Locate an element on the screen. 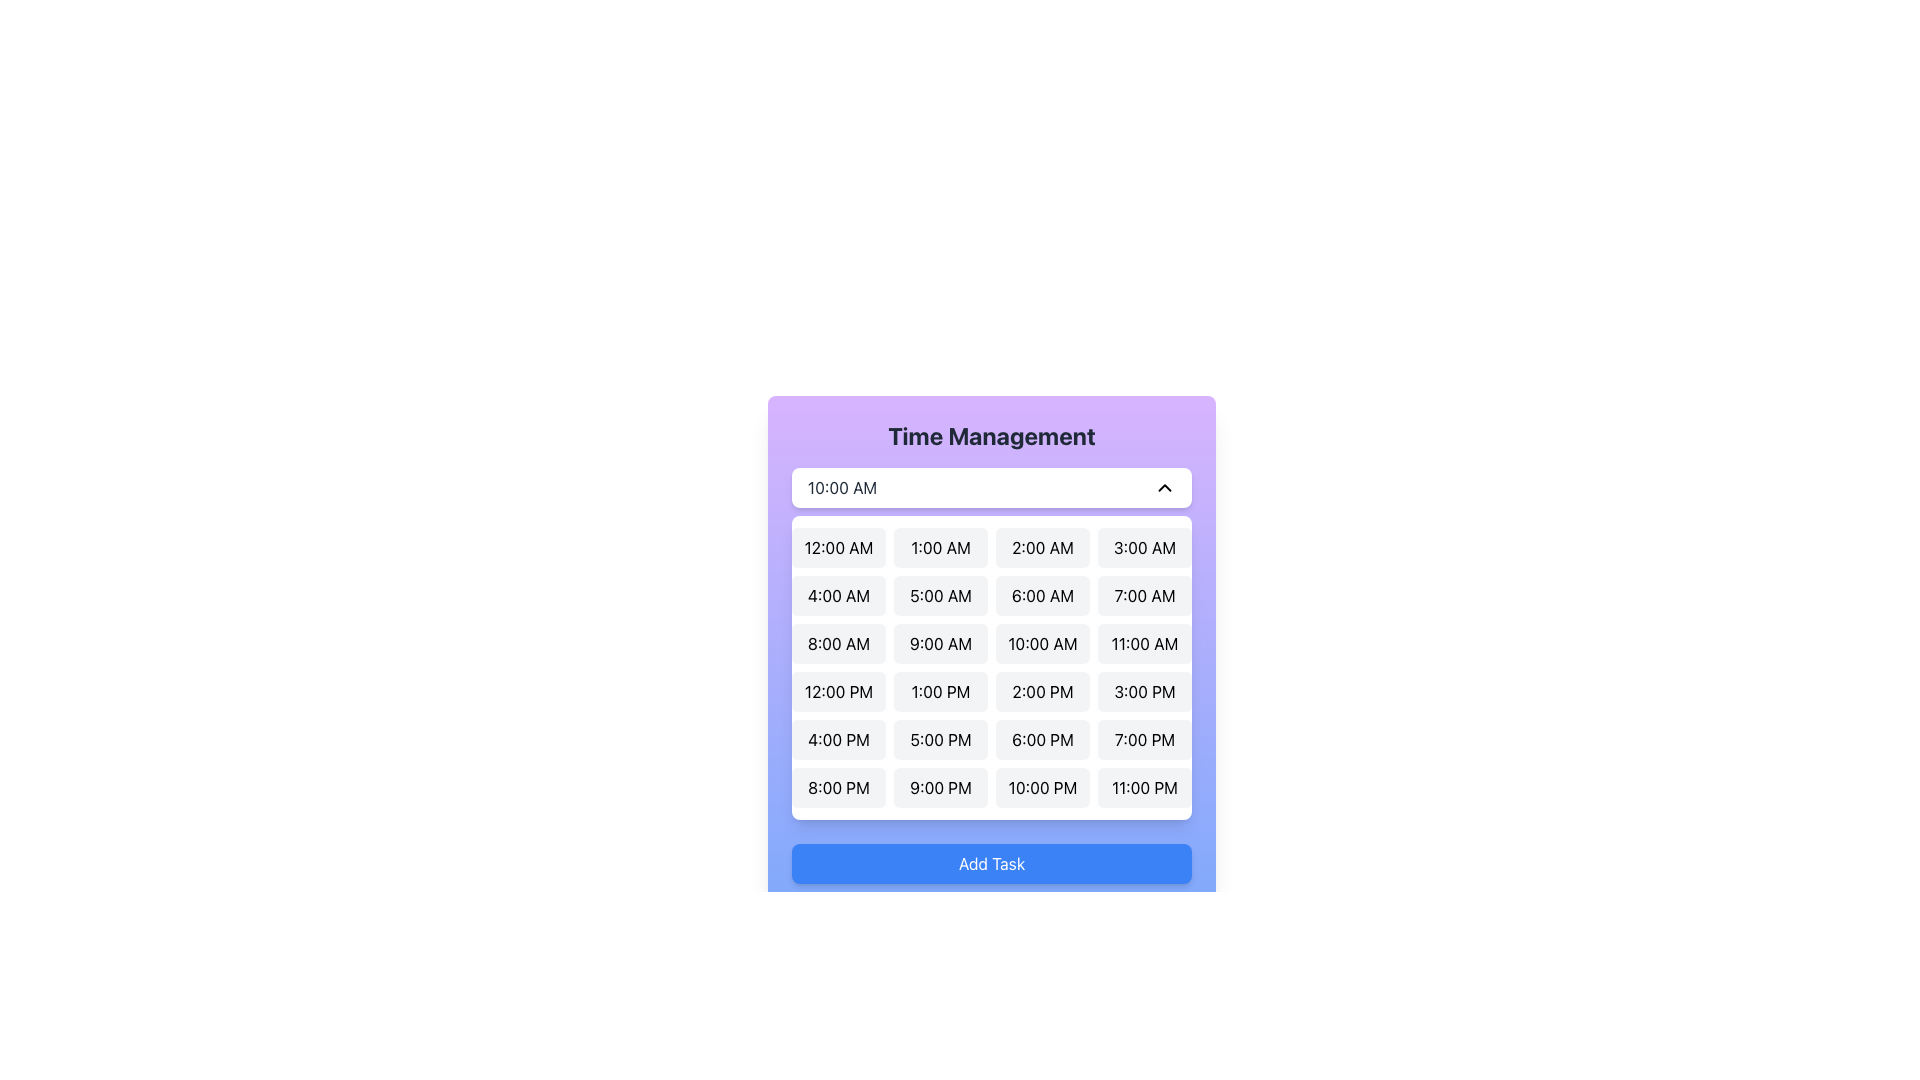 This screenshot has width=1920, height=1080. the Time selection grid located in the 'Time Management' modal is located at coordinates (992, 644).